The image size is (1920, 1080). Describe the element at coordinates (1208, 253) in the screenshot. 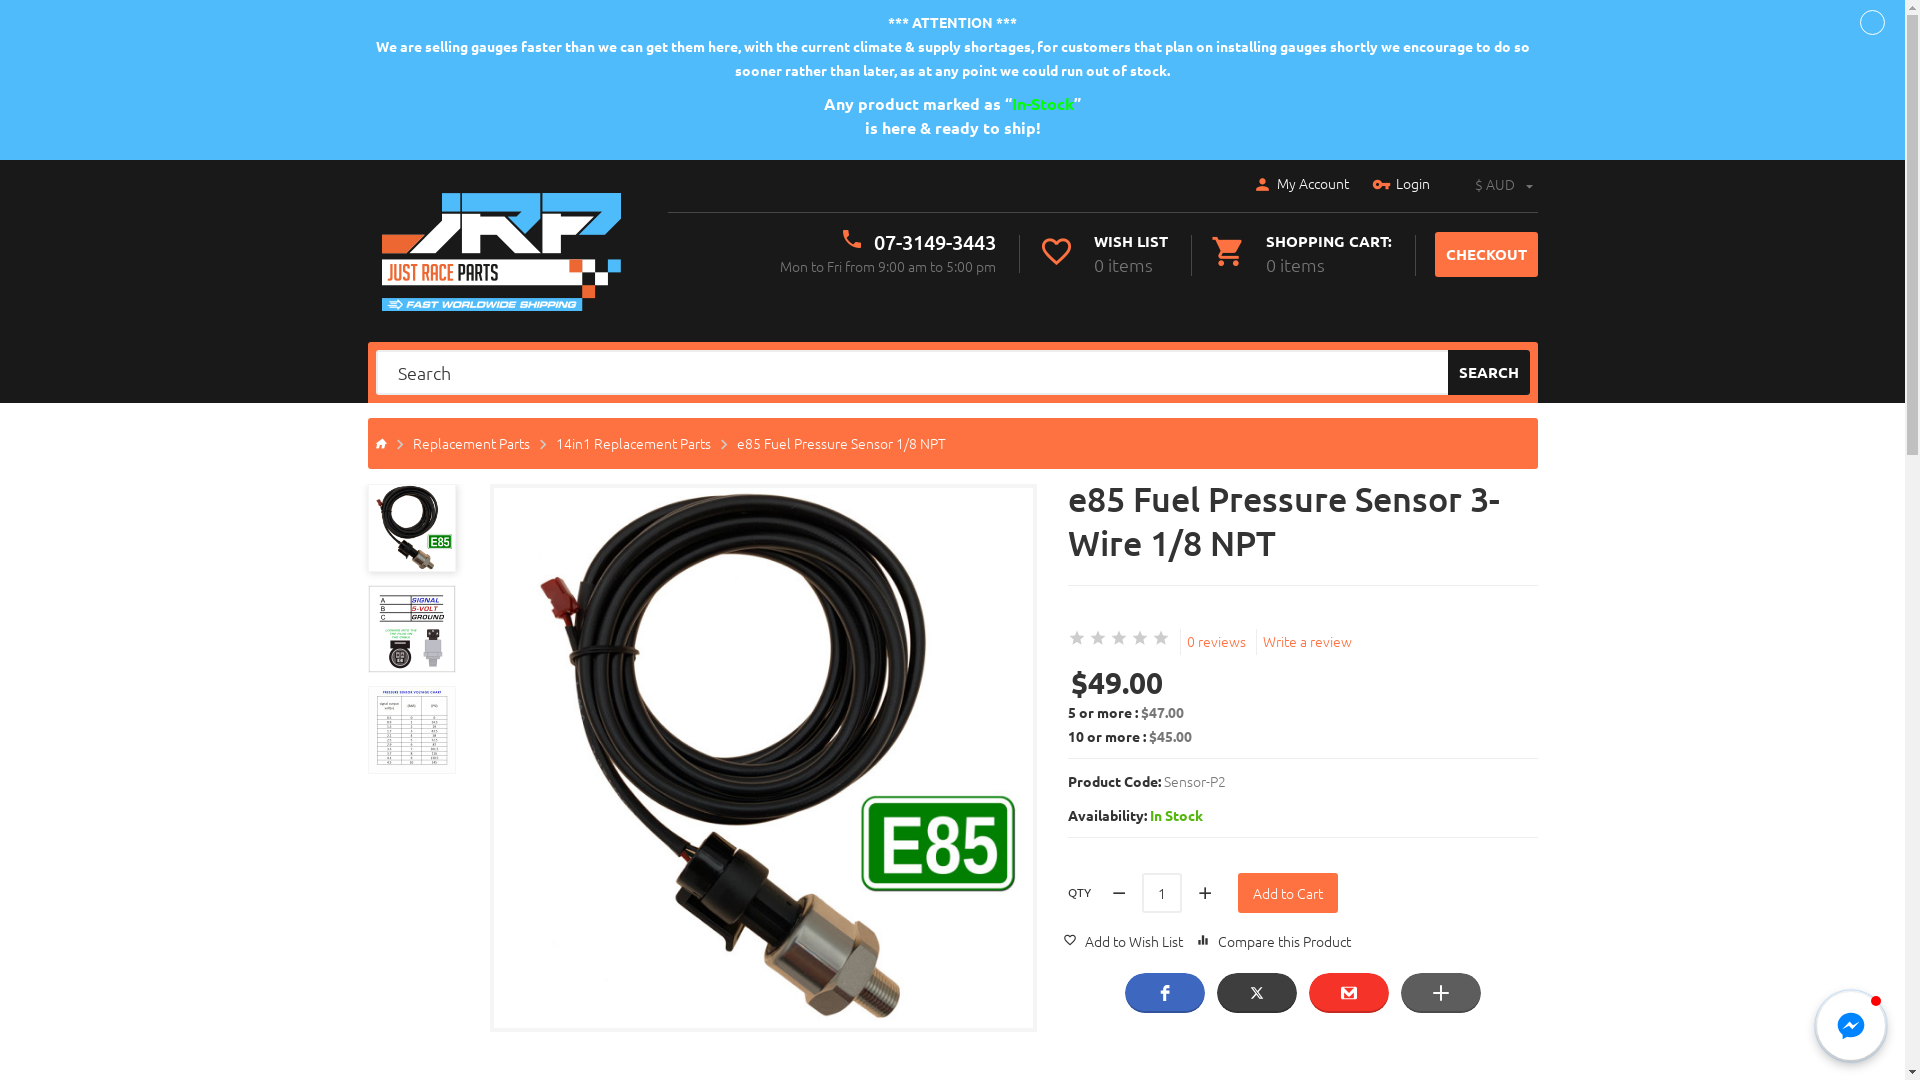

I see `'SHOPPING CART:` at that location.